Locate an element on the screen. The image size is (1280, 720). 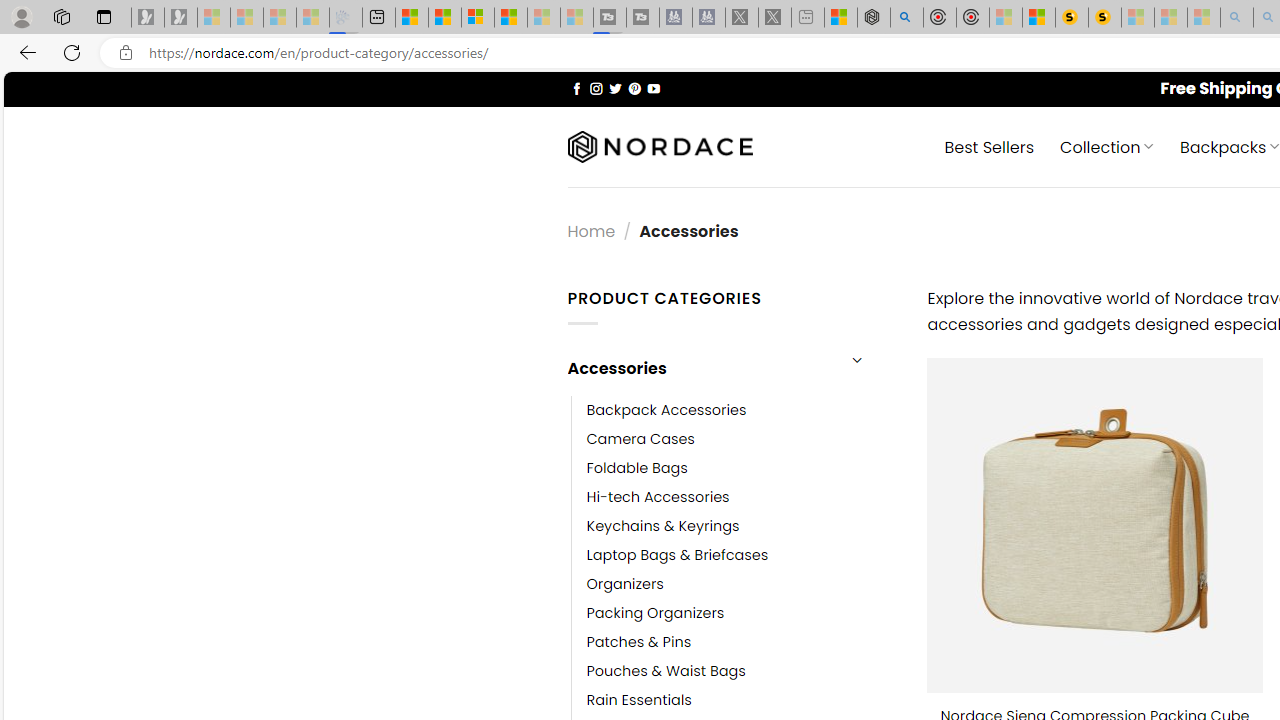
'Streaming Coverage | T3 - Sleeping' is located at coordinates (608, 17).